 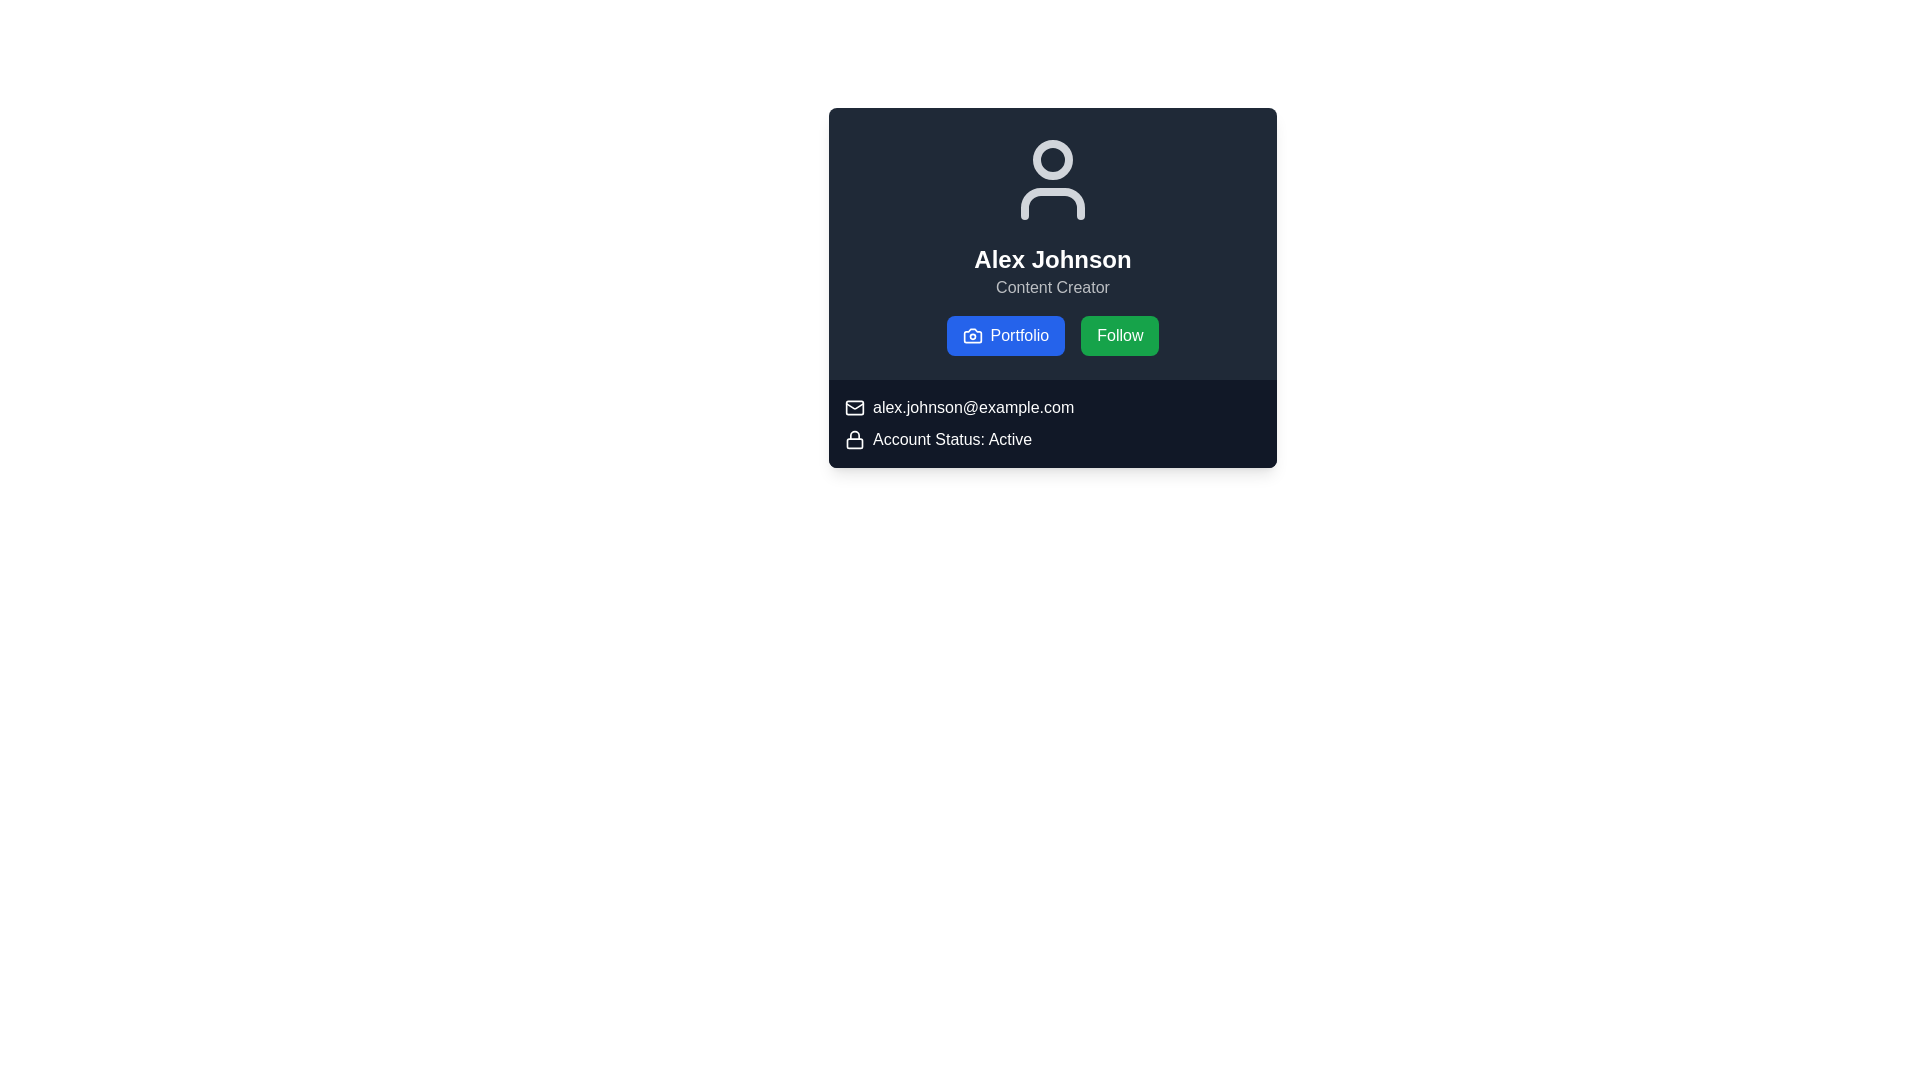 I want to click on the informational block displaying the user's email address and account status, located at the bottom of the profile card beneath the 'Portfolio' and 'Follow' buttons, so click(x=1051, y=423).